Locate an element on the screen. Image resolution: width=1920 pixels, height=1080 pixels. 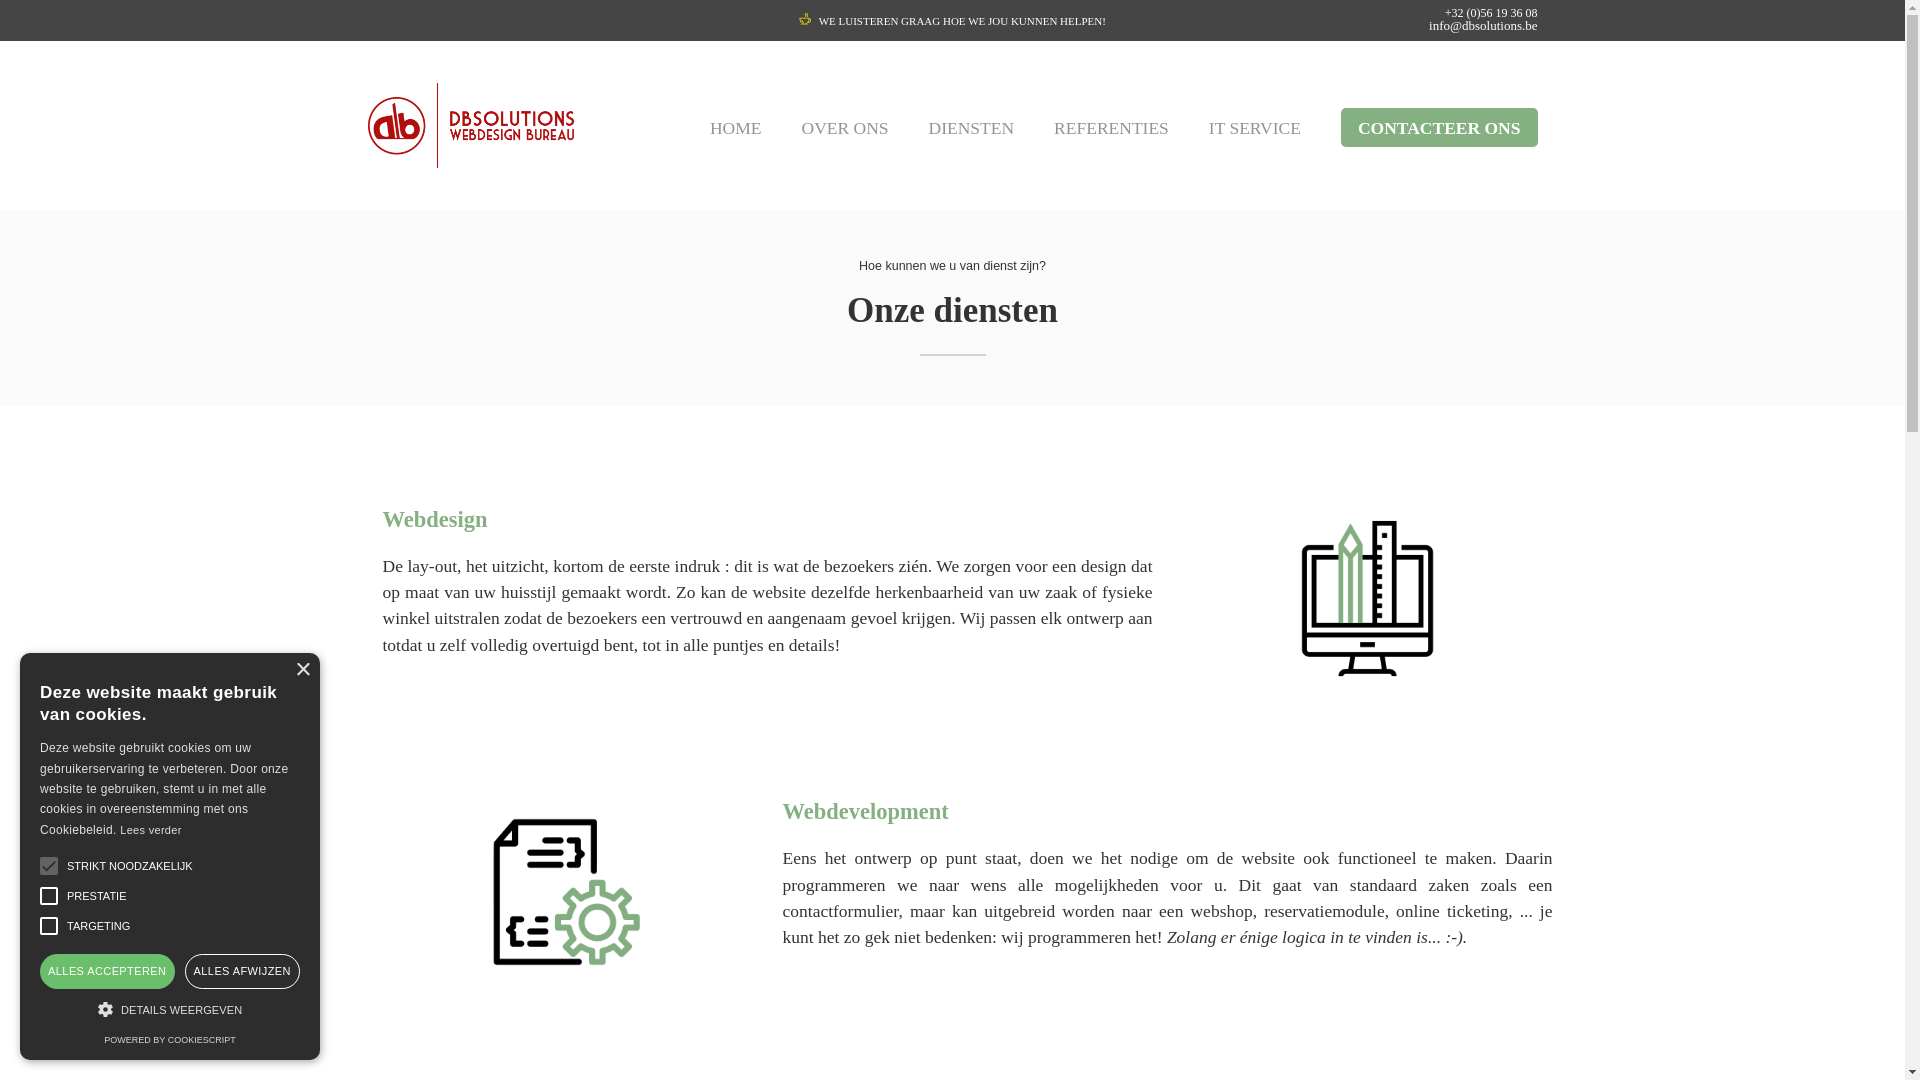
'HOME' is located at coordinates (734, 127).